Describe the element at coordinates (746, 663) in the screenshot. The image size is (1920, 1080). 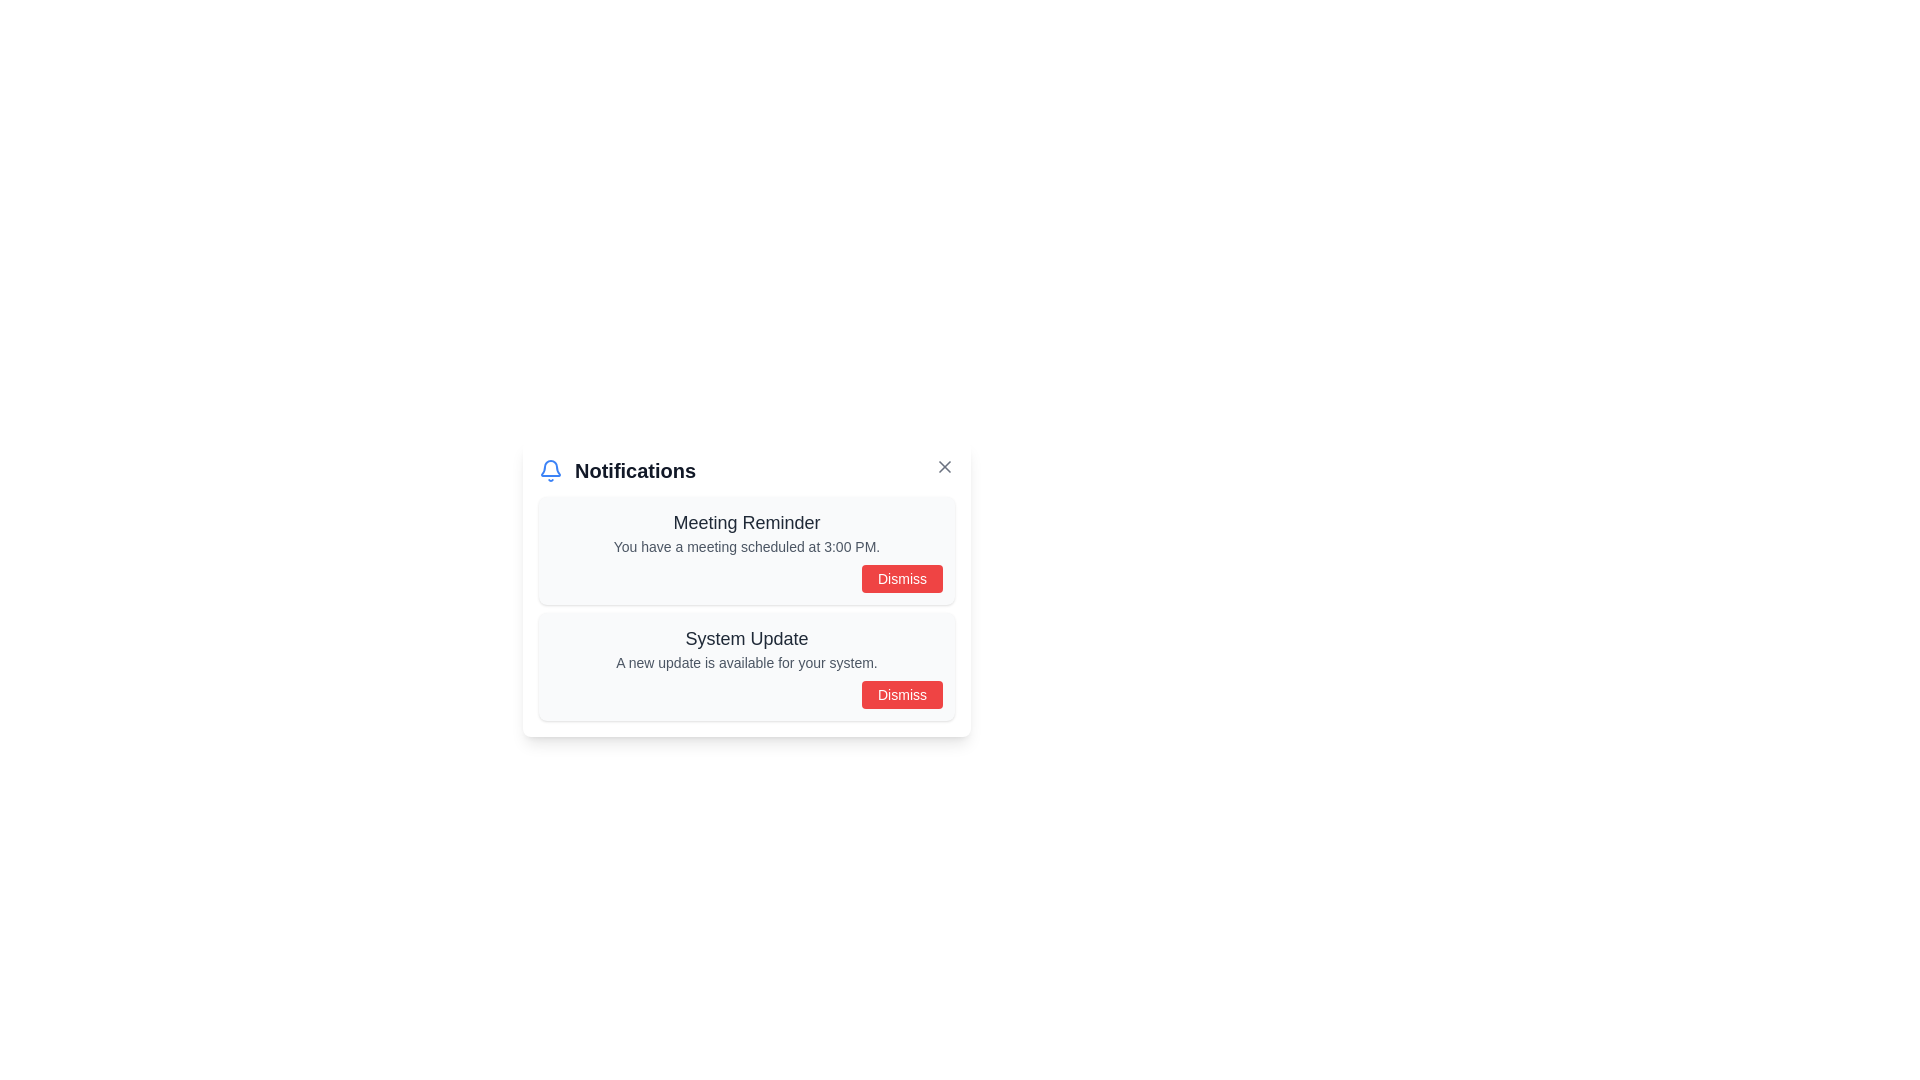
I see `the text block element styled with a small-sized, gray-colored font that displays the message 'A new update is available for your system.' located beneath the title 'System Update' within the notification panel` at that location.